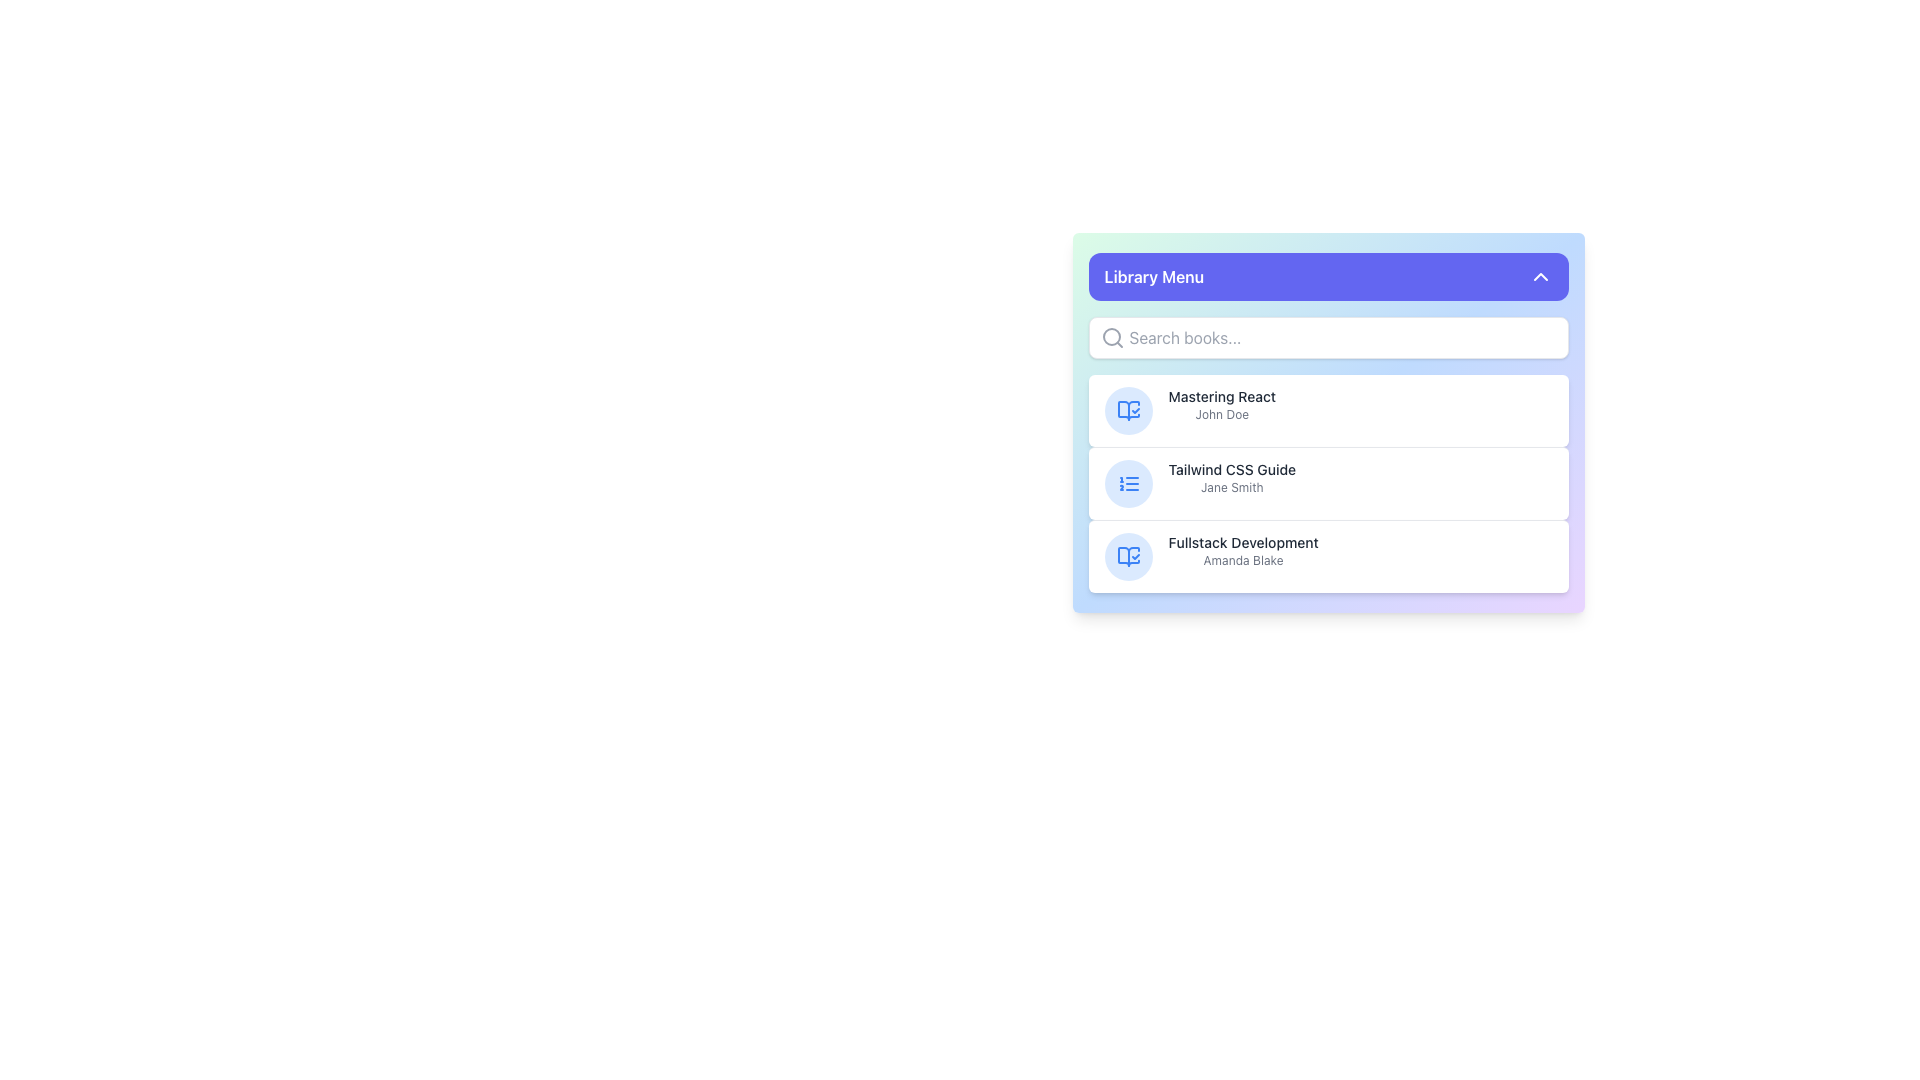 Image resolution: width=1920 pixels, height=1080 pixels. I want to click on the SVG icon representing an open book with a check mark next to the 'Mastering React' item, so click(1128, 556).